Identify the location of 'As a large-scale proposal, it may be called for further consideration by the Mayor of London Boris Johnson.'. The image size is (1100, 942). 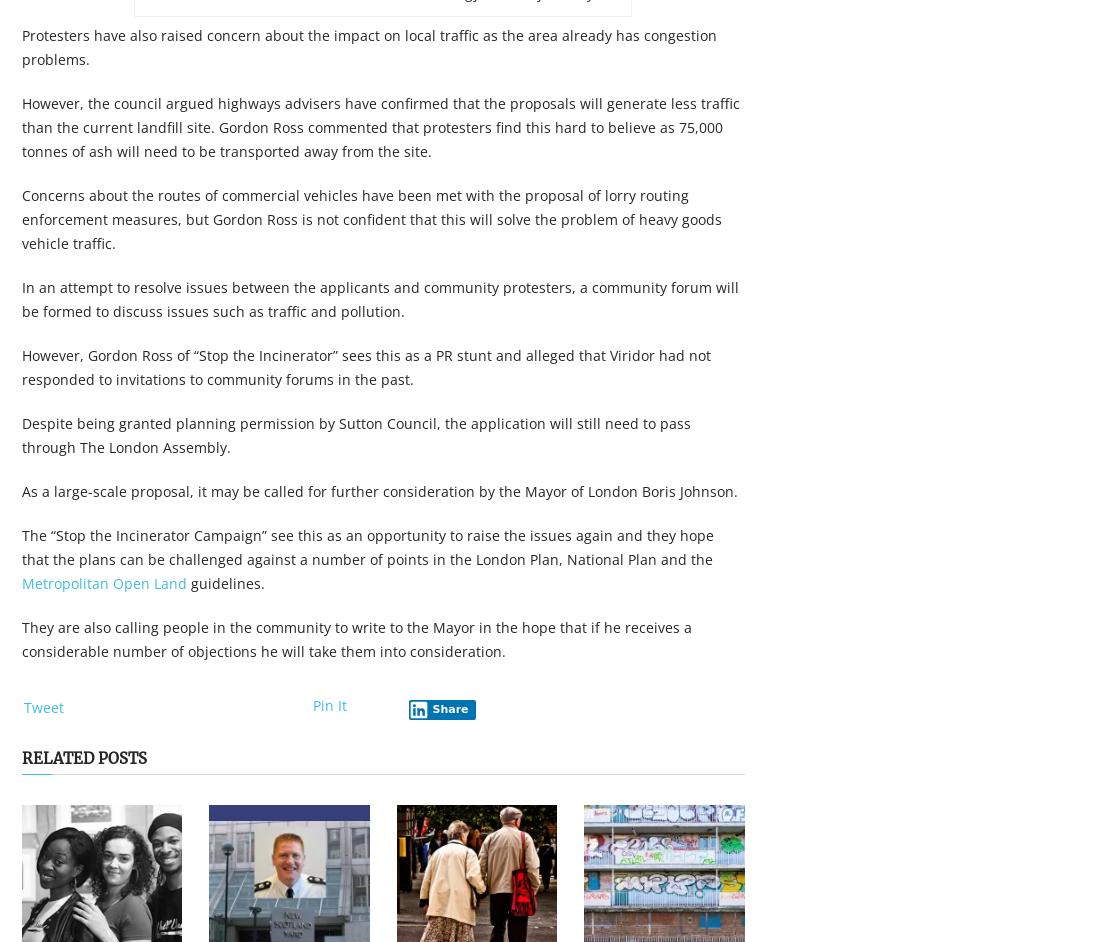
(21, 491).